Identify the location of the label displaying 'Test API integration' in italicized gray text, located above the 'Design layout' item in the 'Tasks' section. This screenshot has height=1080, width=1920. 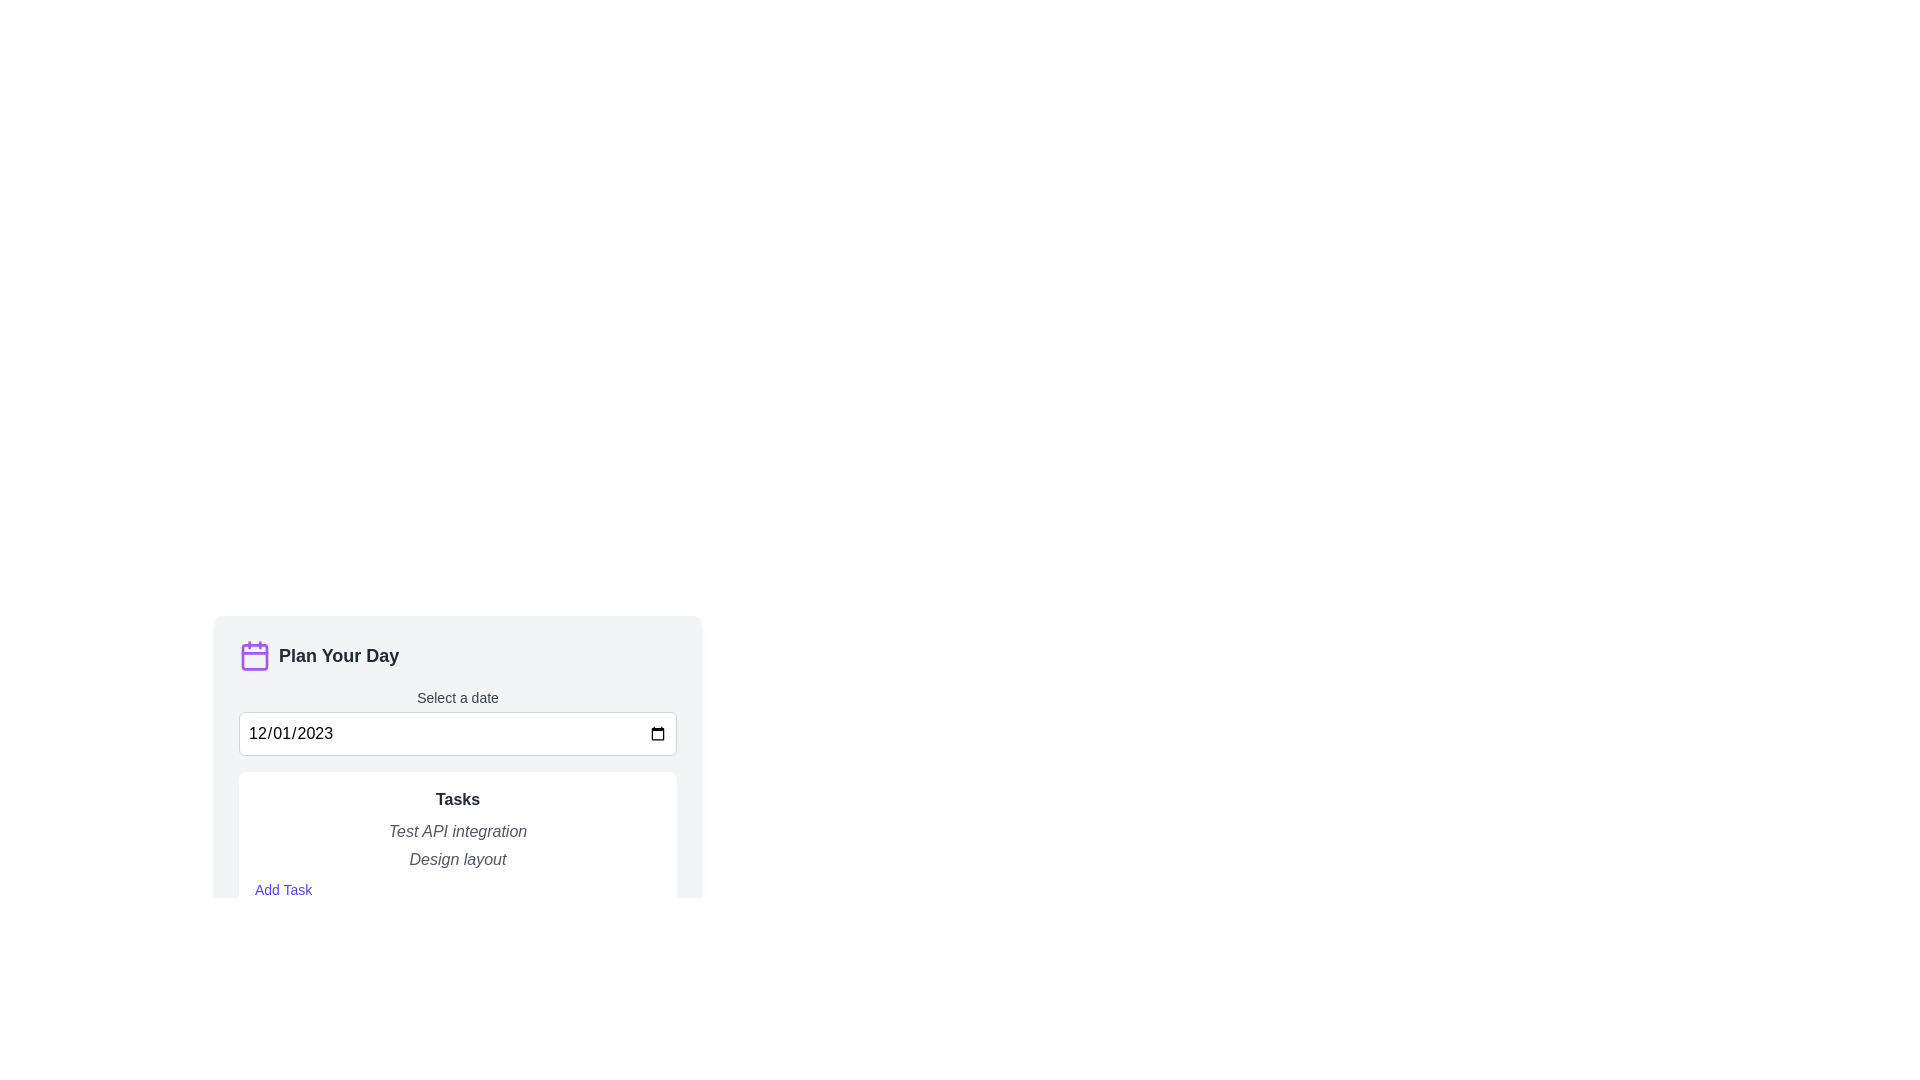
(456, 832).